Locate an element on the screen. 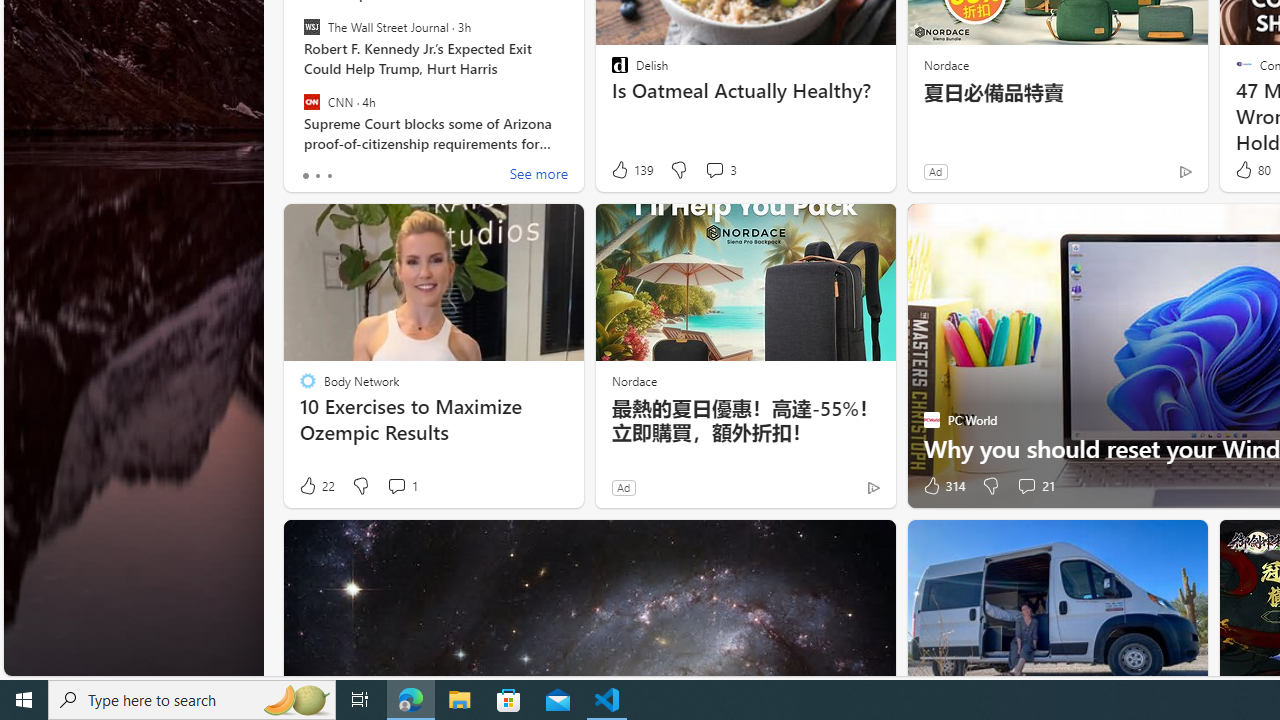 The width and height of the screenshot is (1280, 720). 'Ad Choice' is located at coordinates (873, 487).